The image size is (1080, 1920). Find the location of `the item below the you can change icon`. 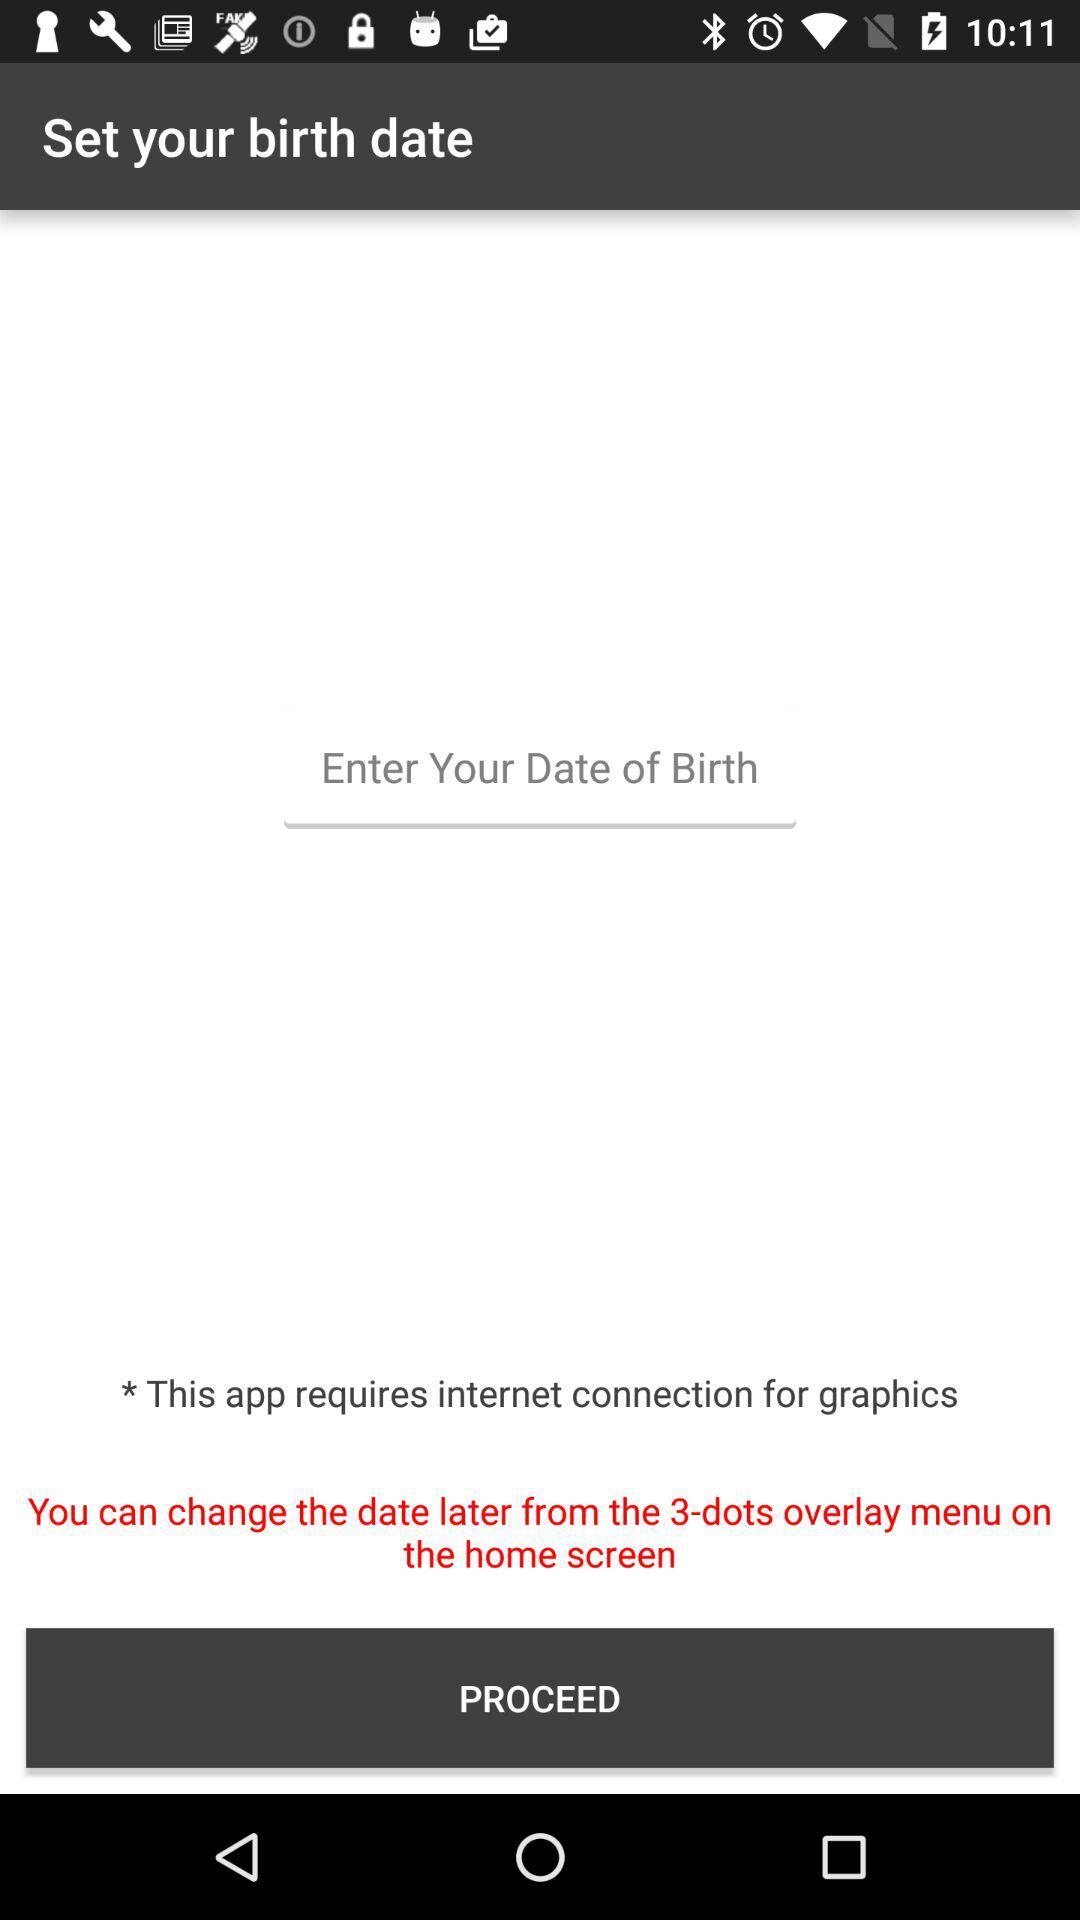

the item below the you can change icon is located at coordinates (540, 1697).